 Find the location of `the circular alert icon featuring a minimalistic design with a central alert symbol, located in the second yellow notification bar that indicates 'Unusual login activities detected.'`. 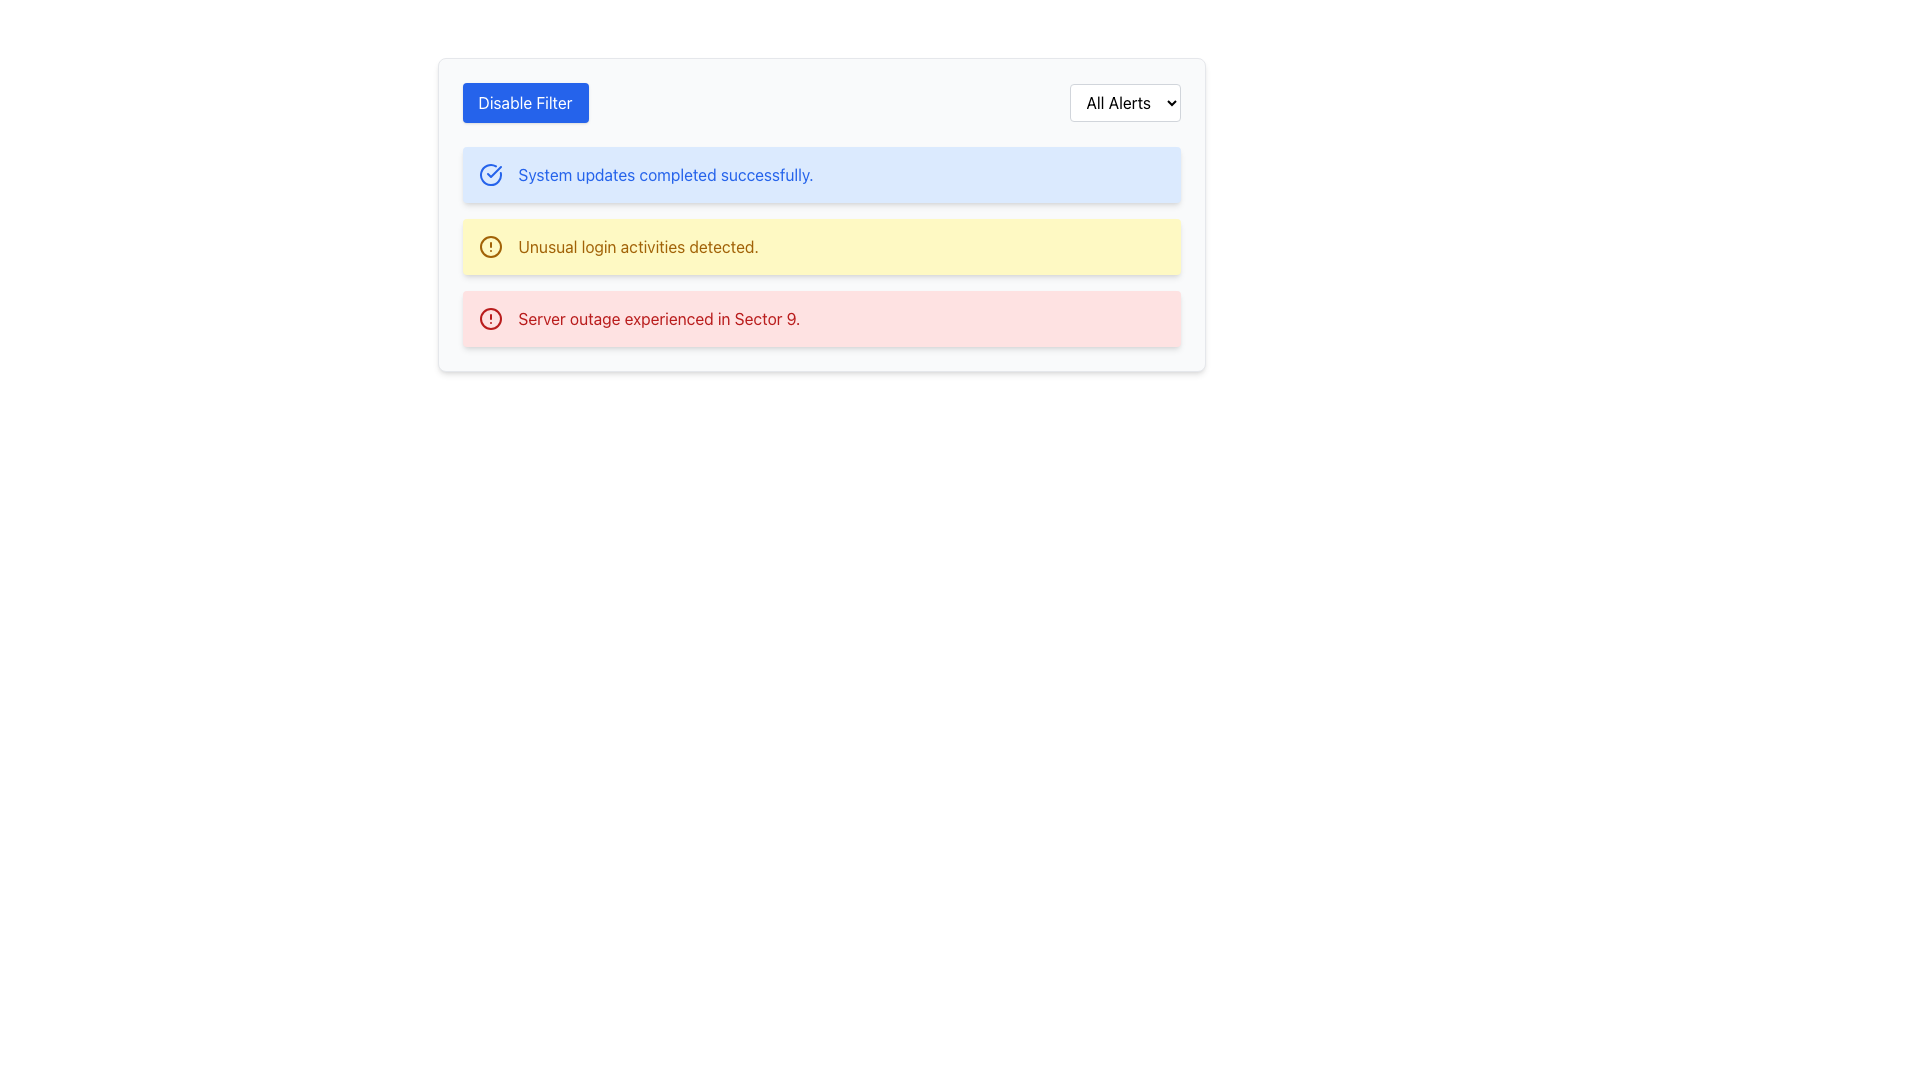

the circular alert icon featuring a minimalistic design with a central alert symbol, located in the second yellow notification bar that indicates 'Unusual login activities detected.' is located at coordinates (490, 245).